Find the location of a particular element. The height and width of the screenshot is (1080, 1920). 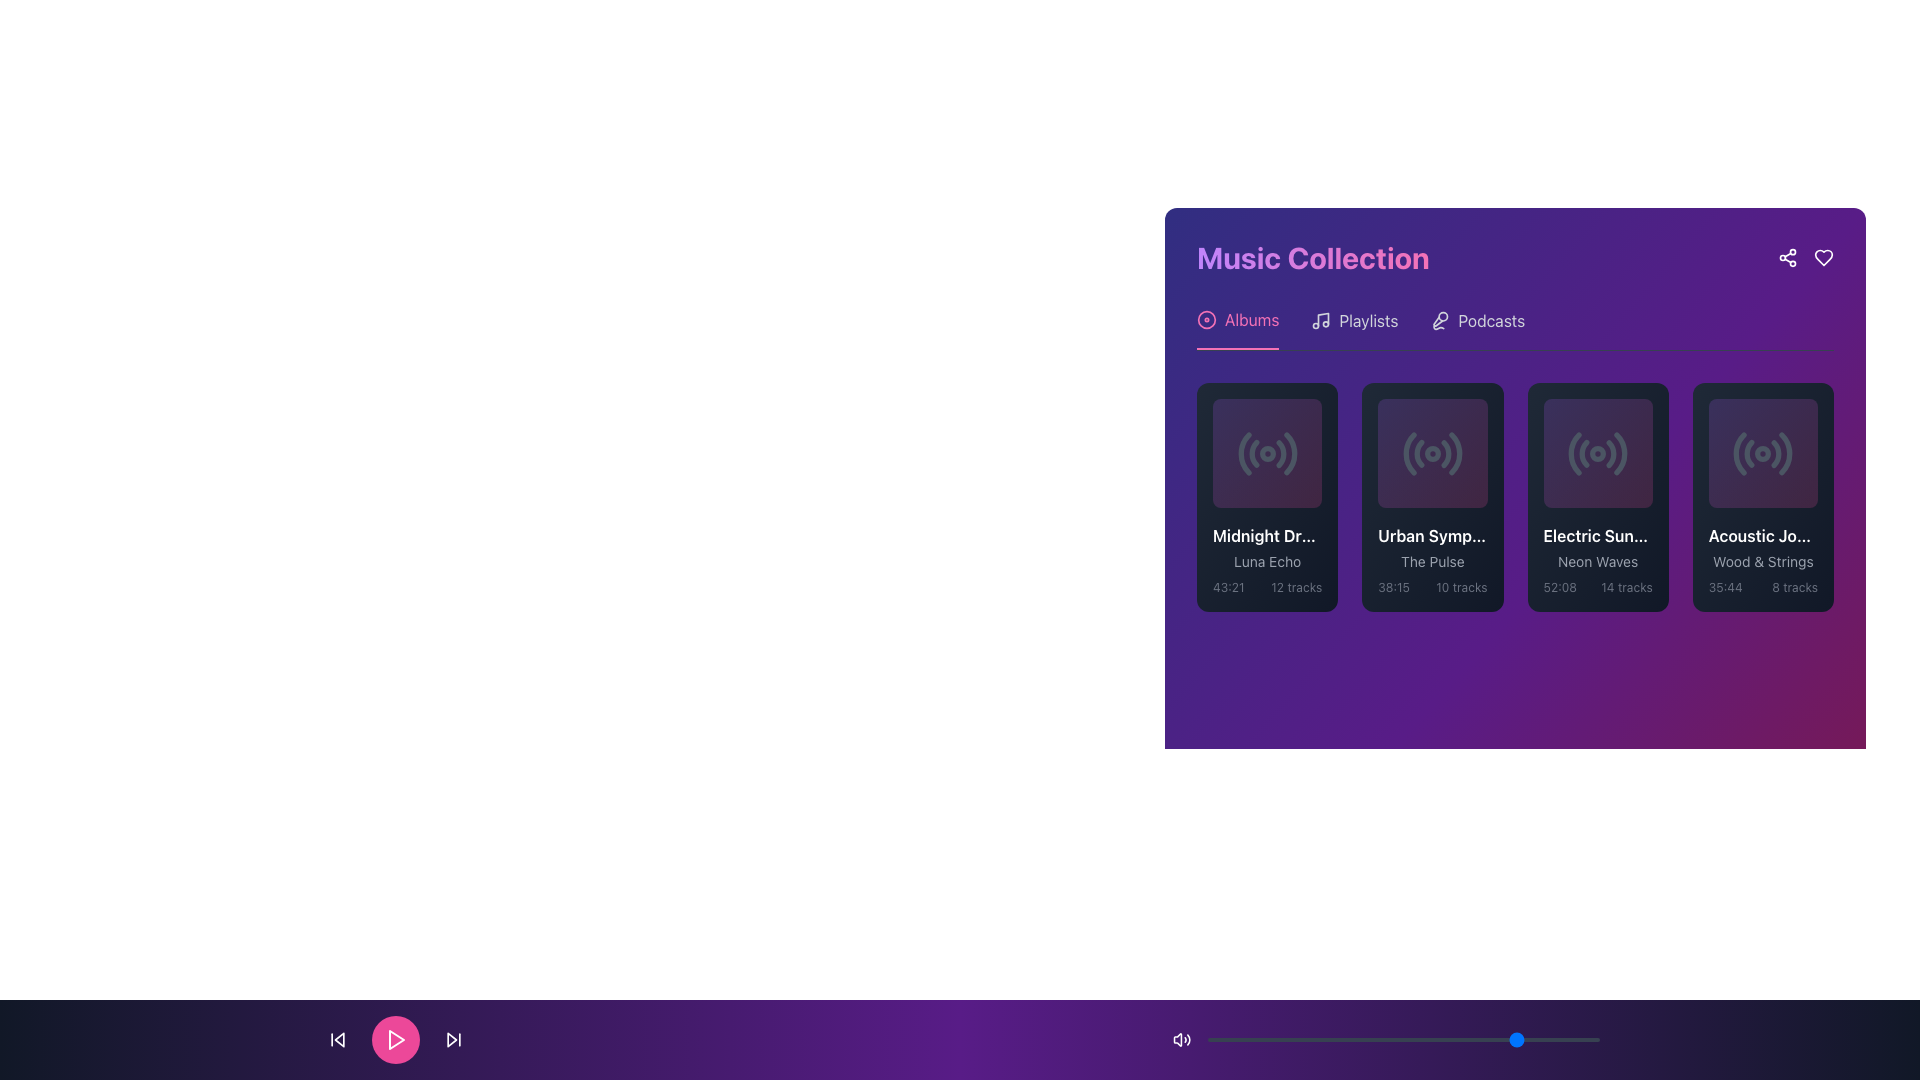

the text label displaying '35:44' in the bottom-left corner of the 'Acoustic Journey' card within the 'Albums' section is located at coordinates (1724, 587).